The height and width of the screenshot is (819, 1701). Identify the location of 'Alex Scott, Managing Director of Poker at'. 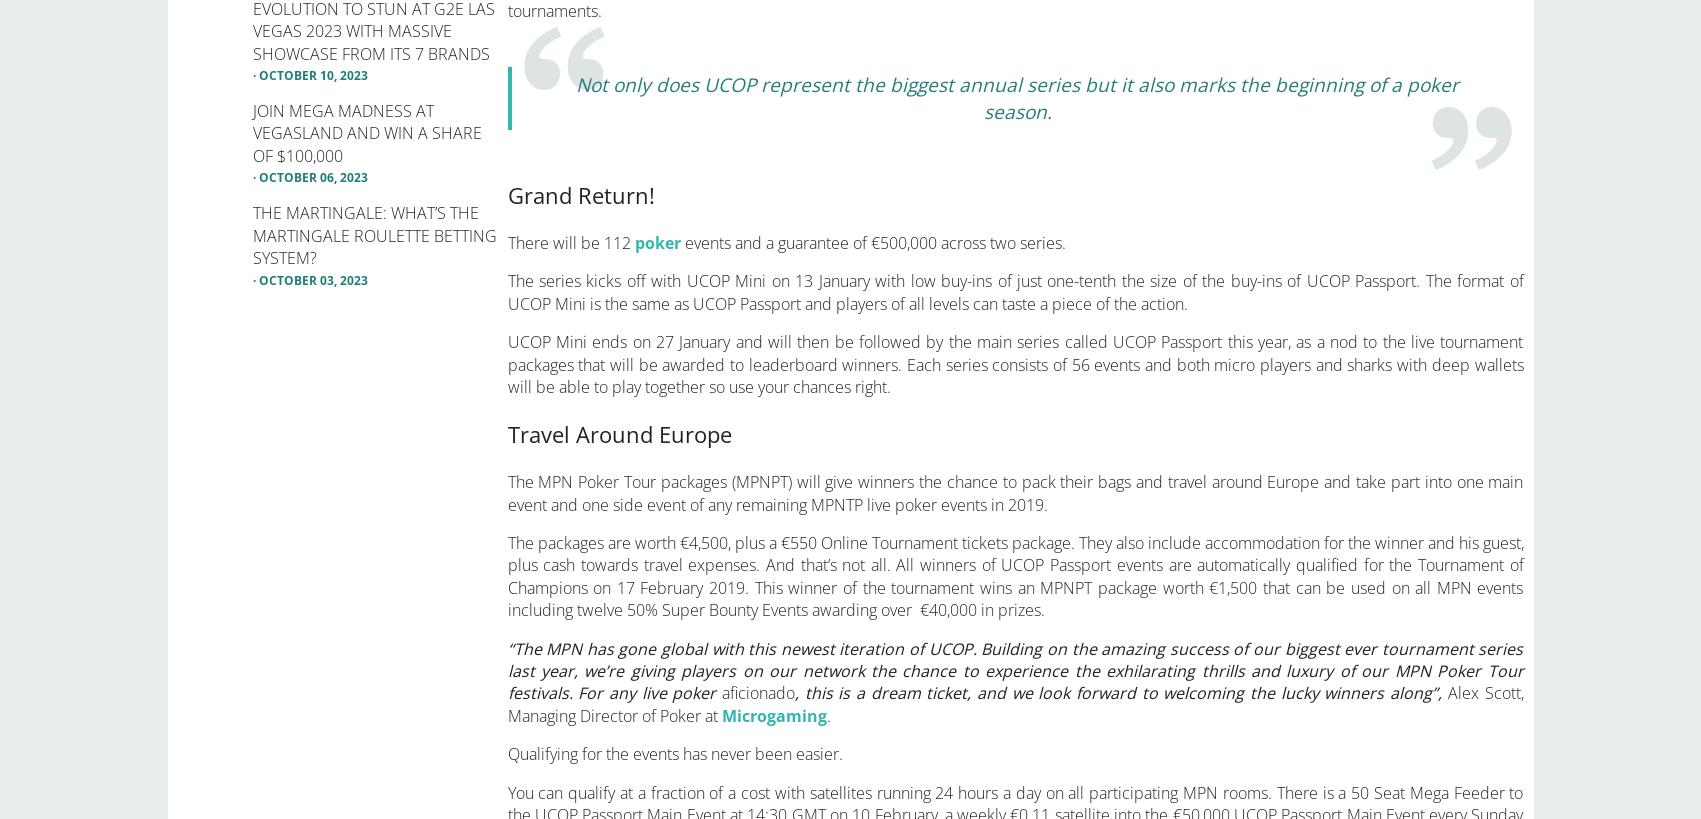
(1014, 703).